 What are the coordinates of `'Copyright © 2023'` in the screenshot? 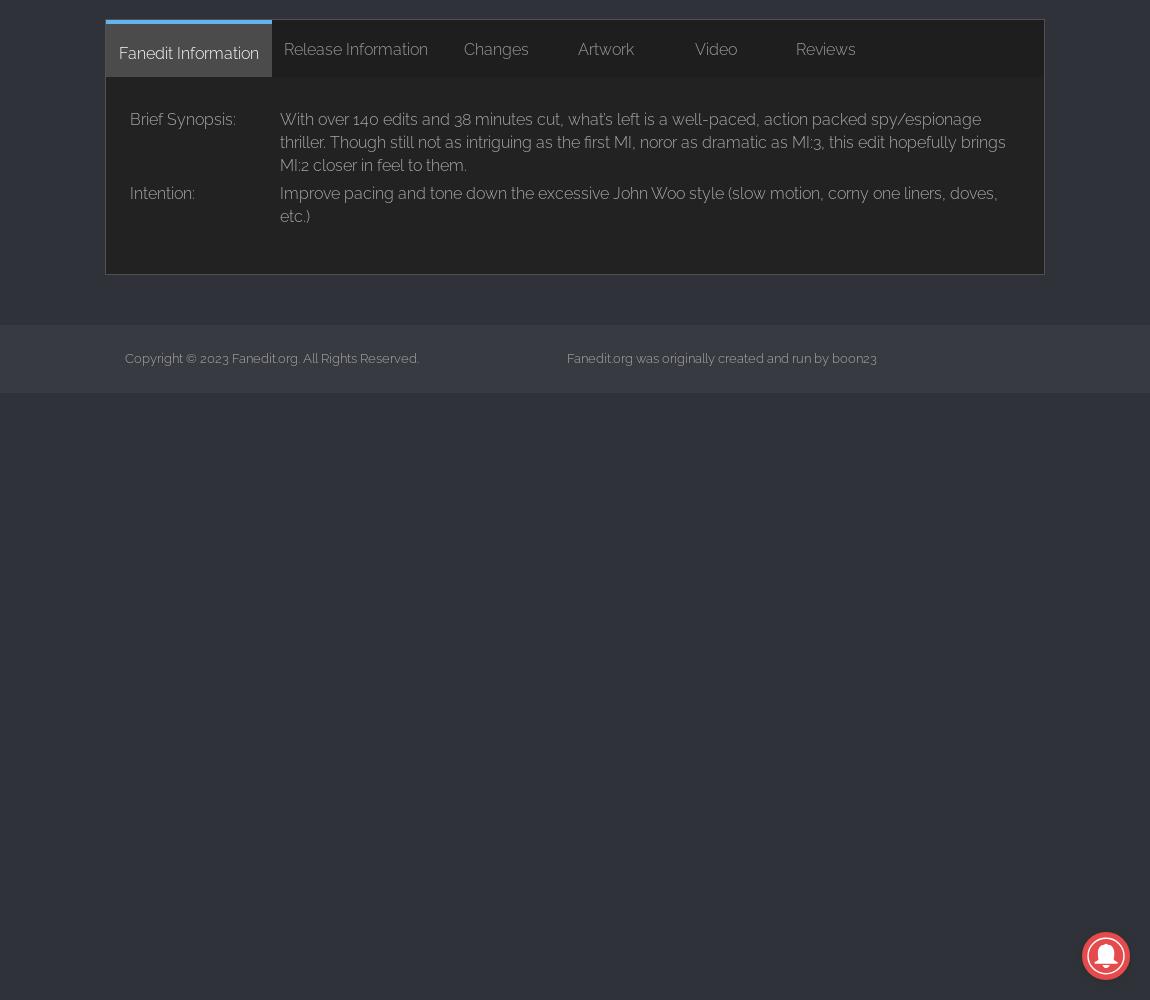 It's located at (177, 356).